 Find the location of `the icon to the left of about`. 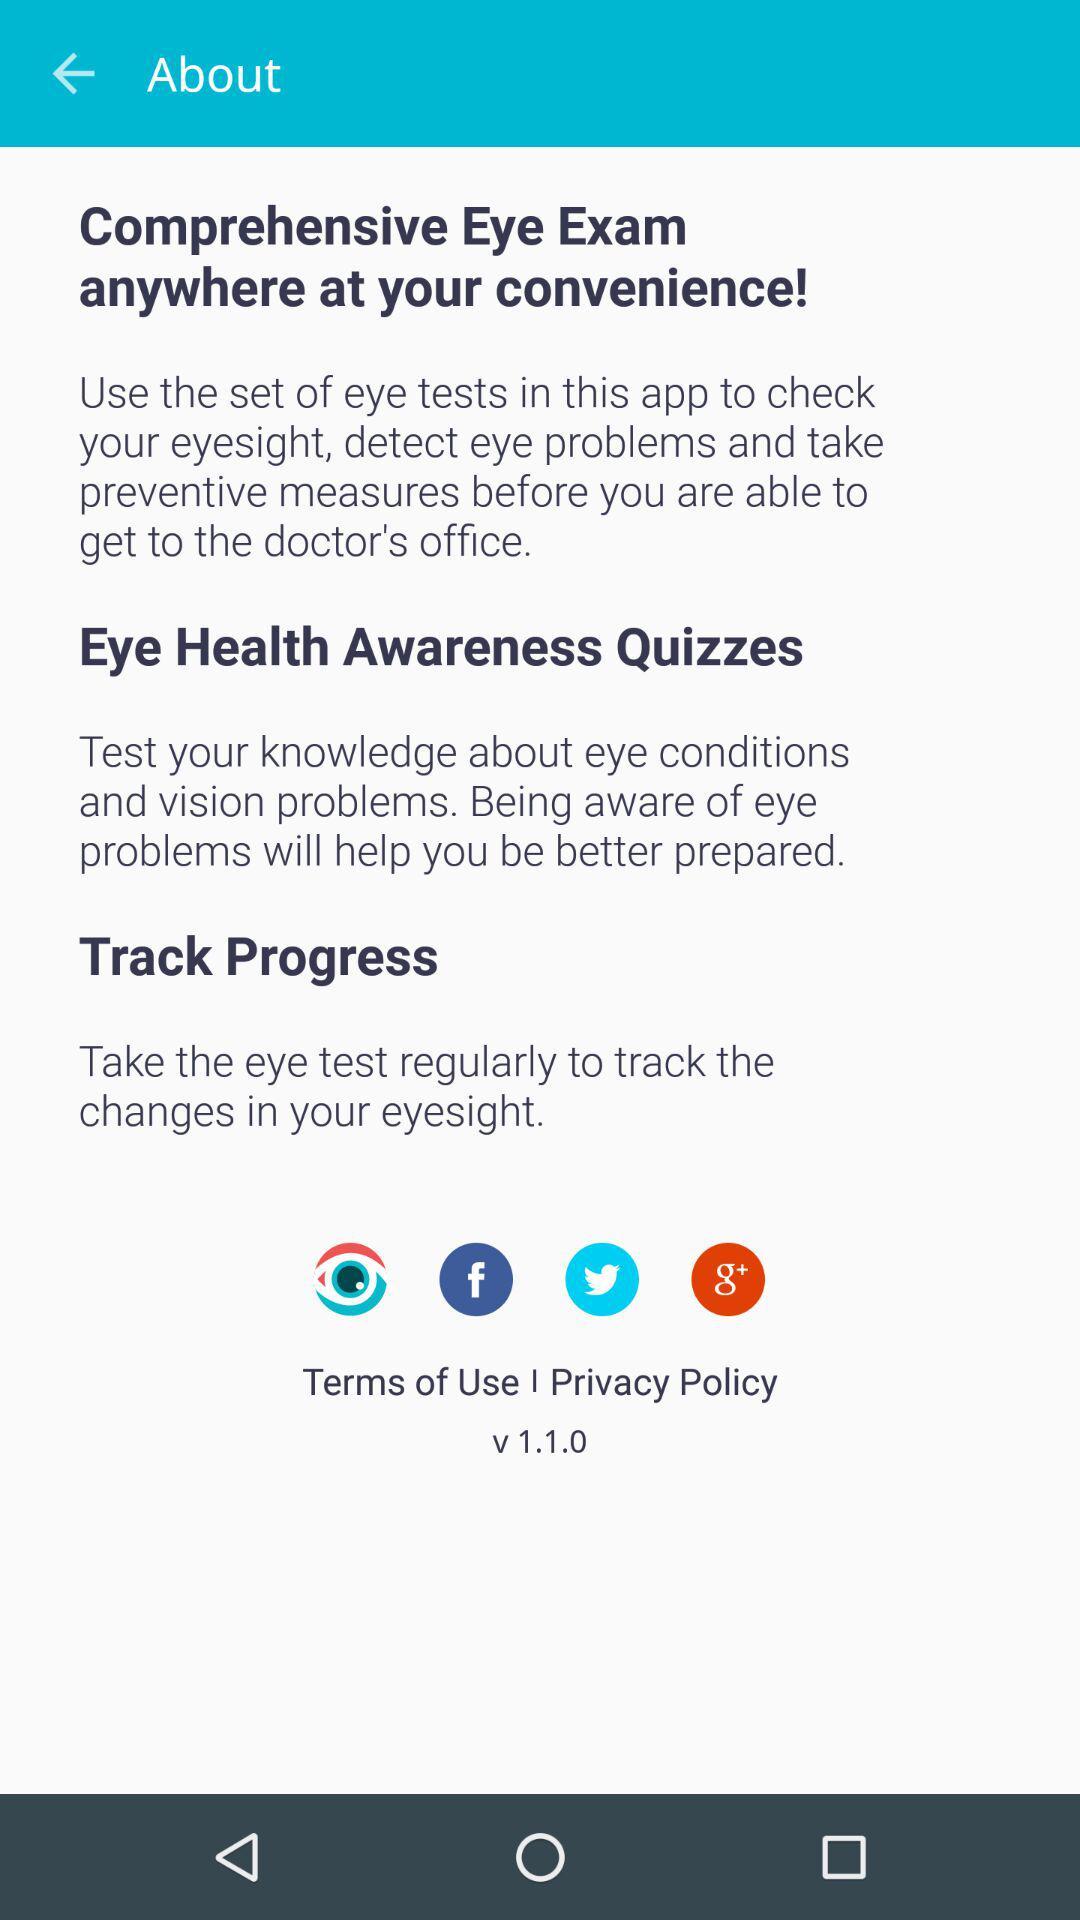

the icon to the left of about is located at coordinates (72, 73).